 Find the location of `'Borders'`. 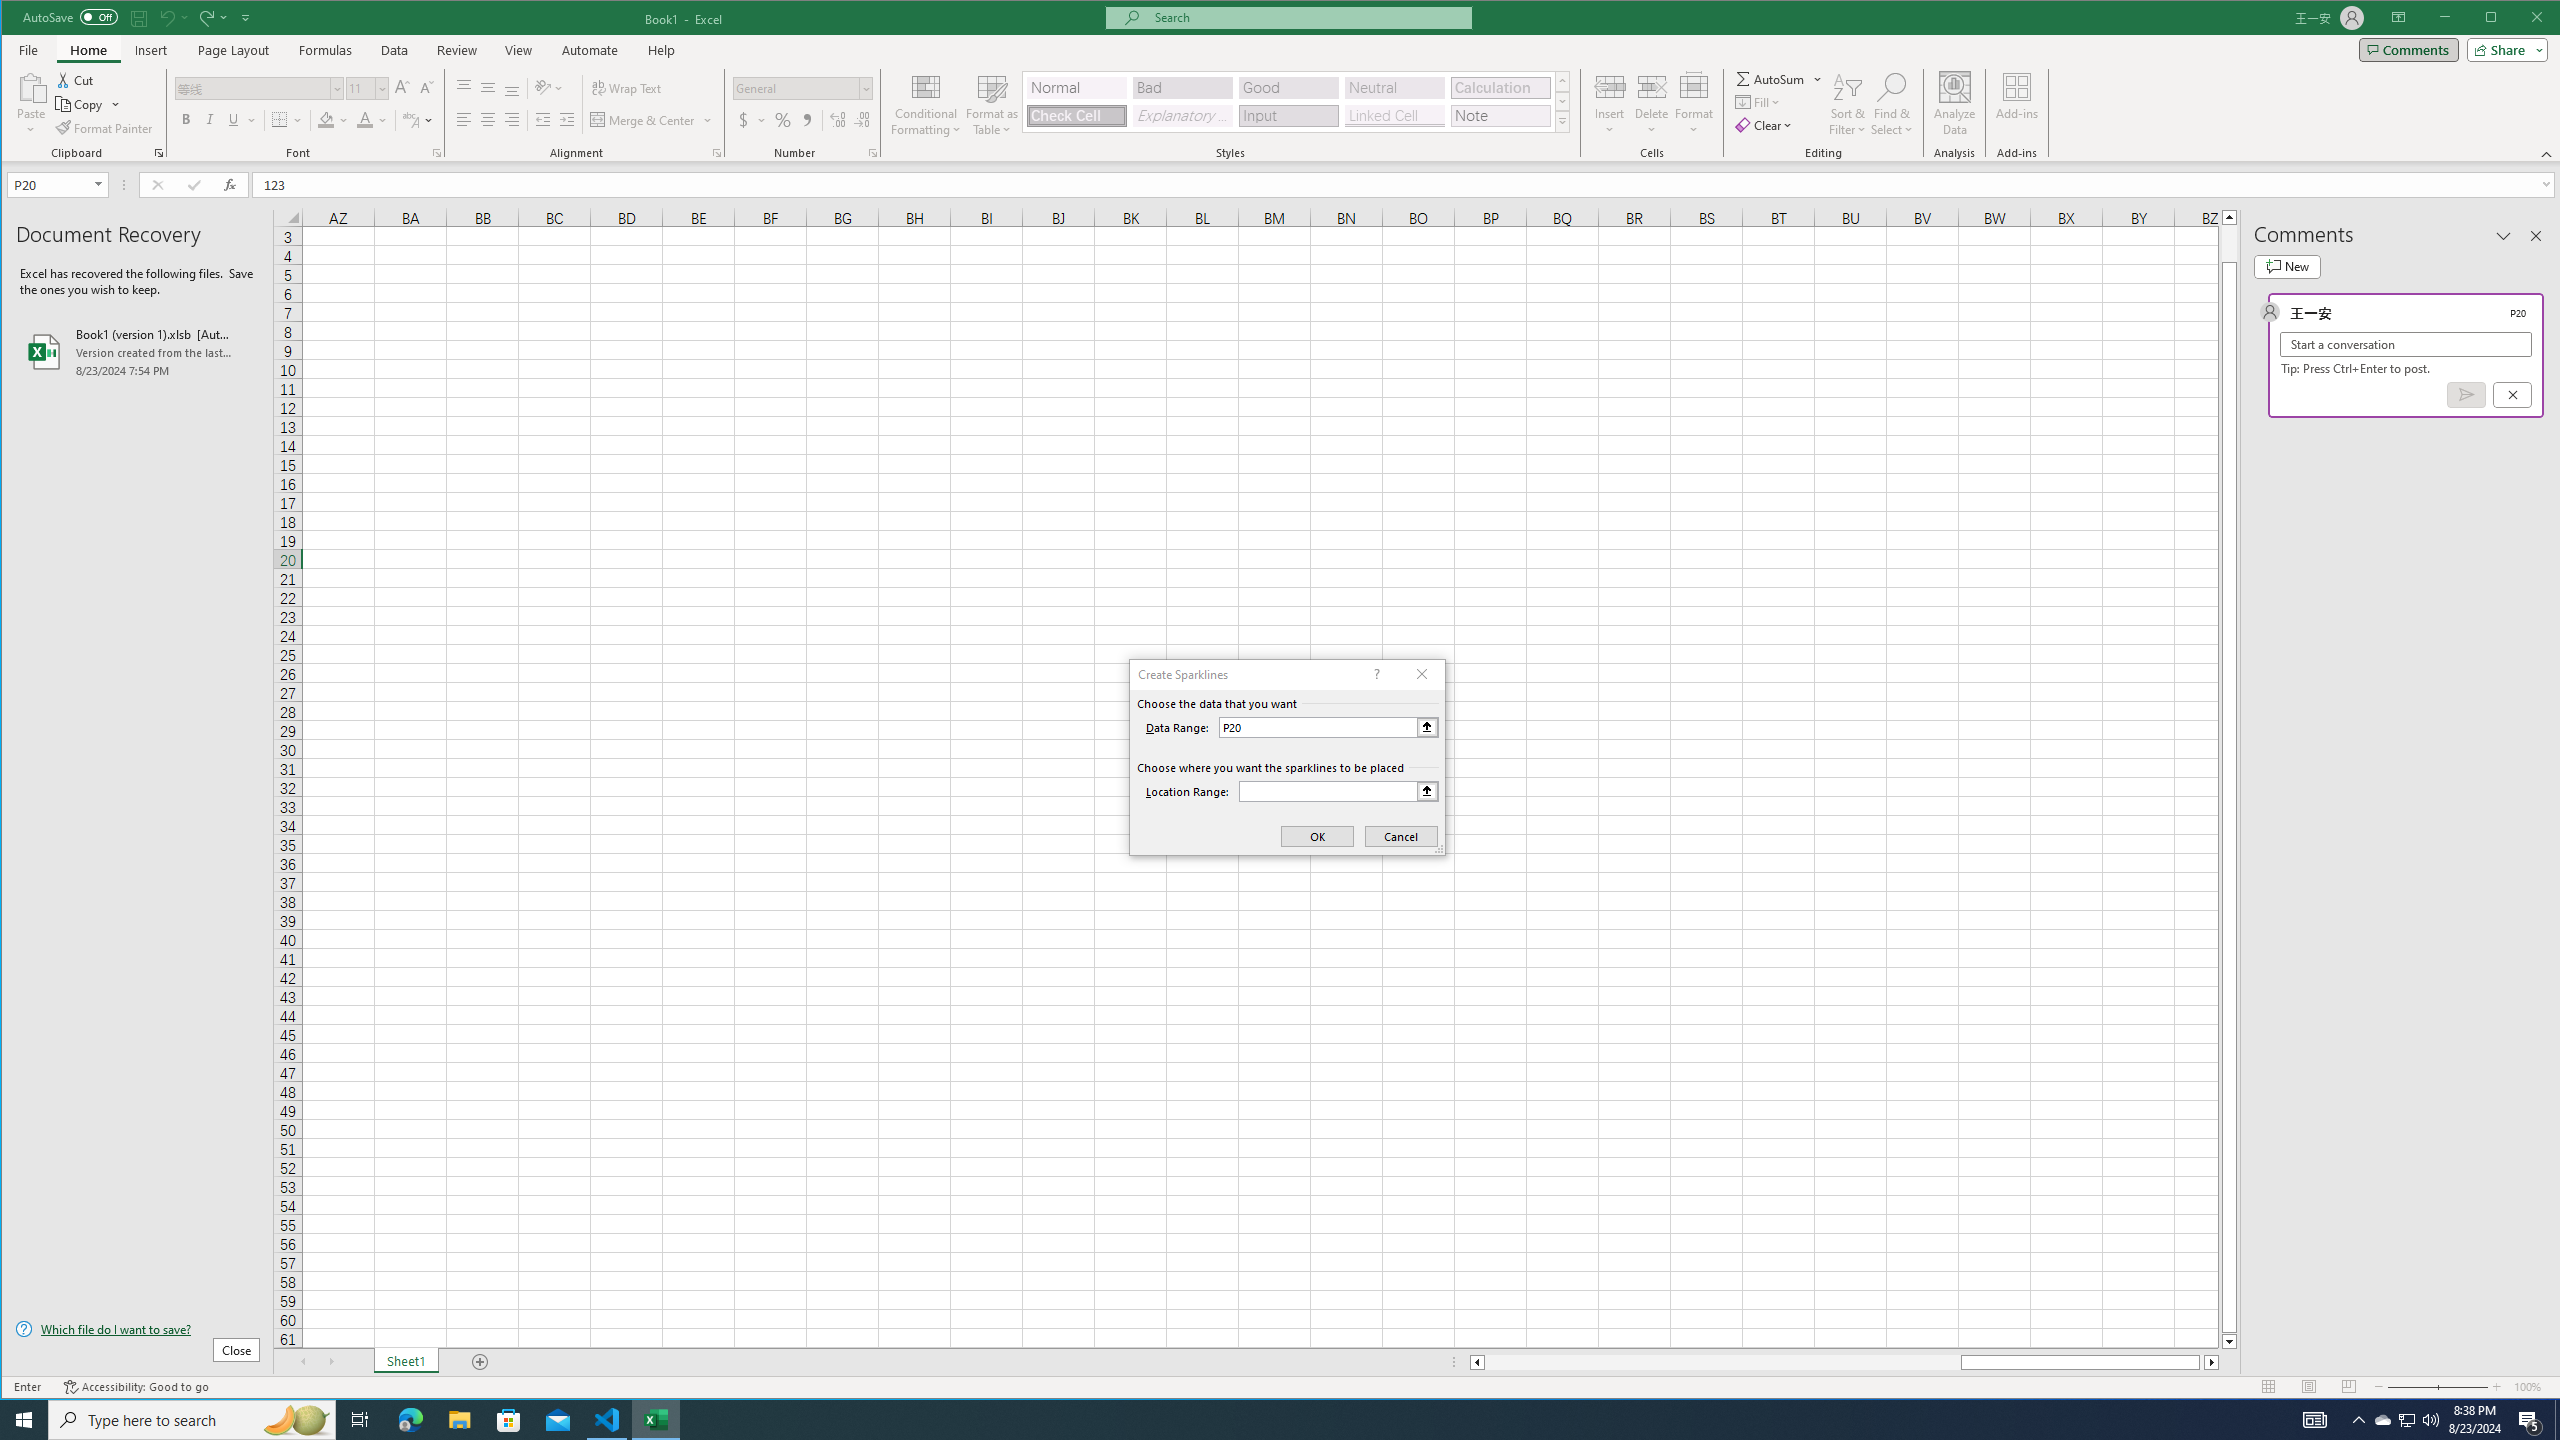

'Borders' is located at coordinates (288, 119).